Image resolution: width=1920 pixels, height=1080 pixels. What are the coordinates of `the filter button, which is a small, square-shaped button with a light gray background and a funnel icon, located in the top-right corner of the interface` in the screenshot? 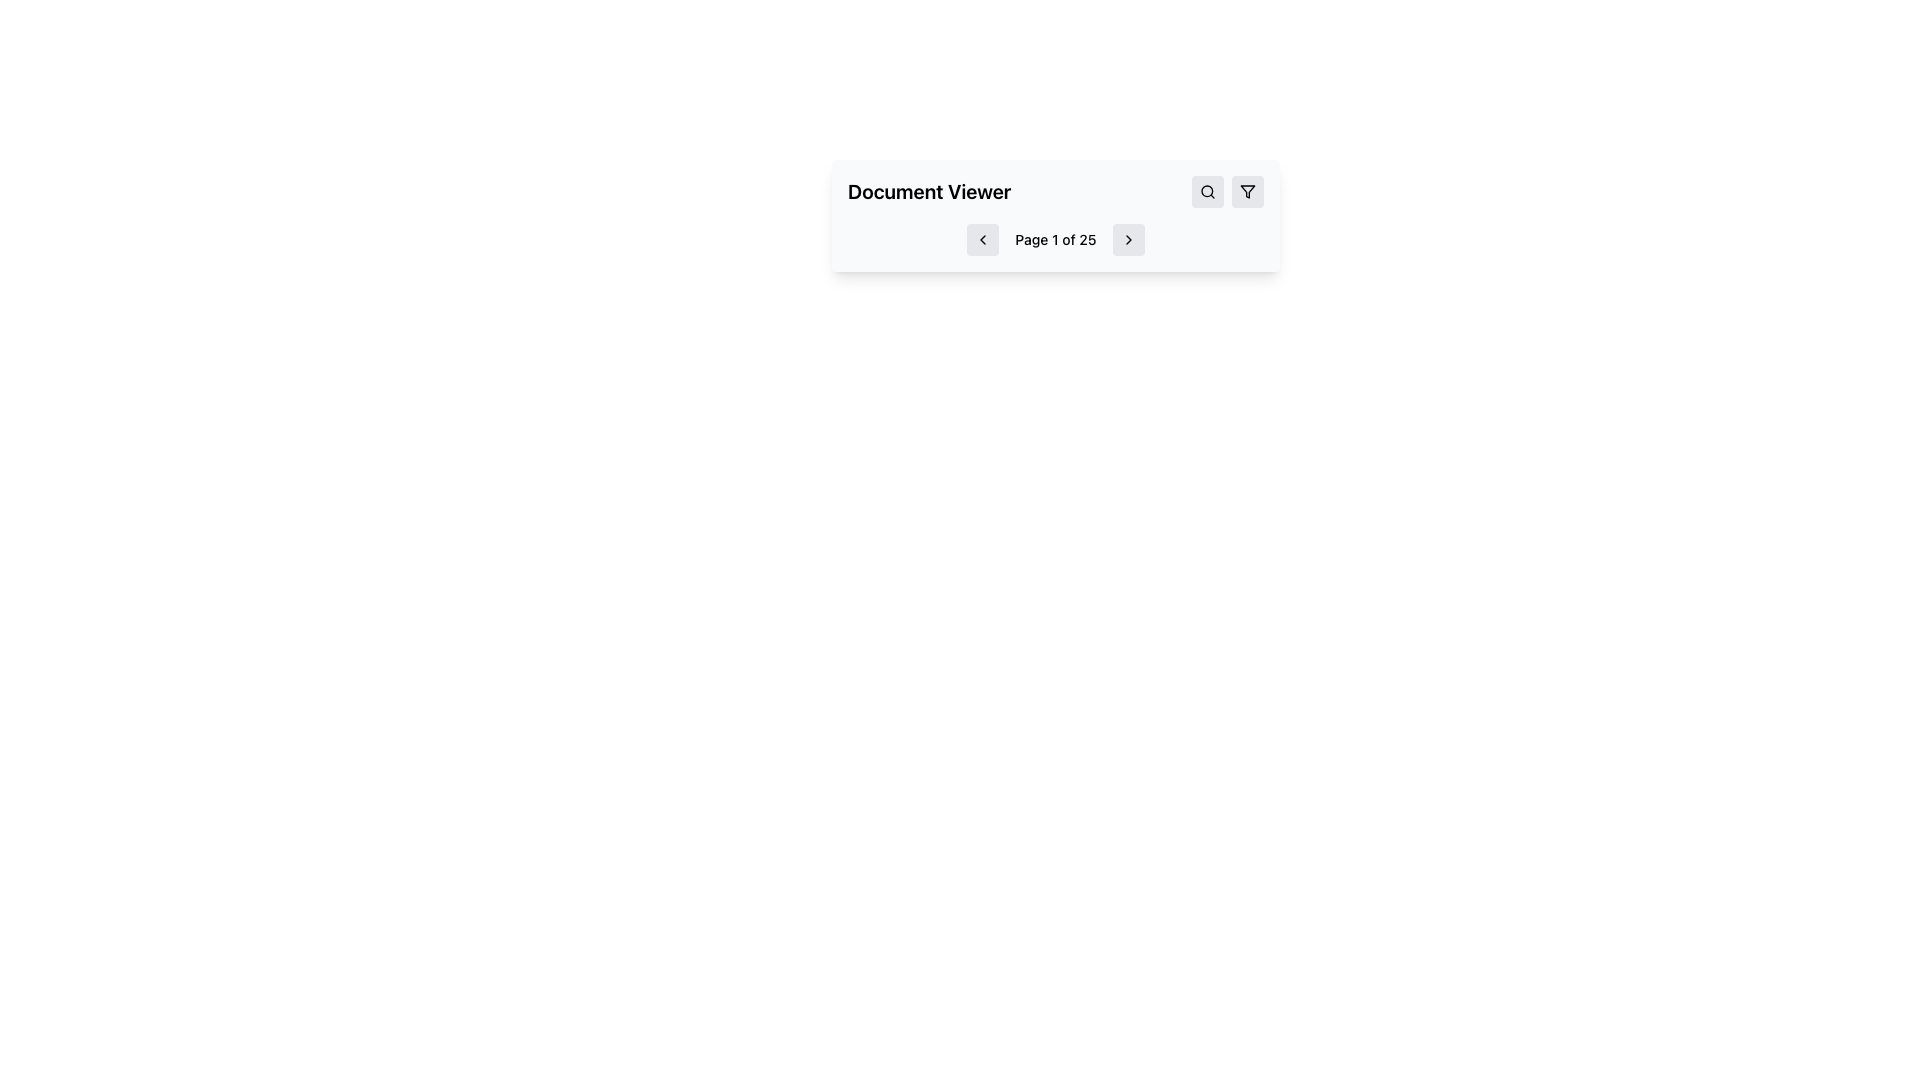 It's located at (1247, 192).